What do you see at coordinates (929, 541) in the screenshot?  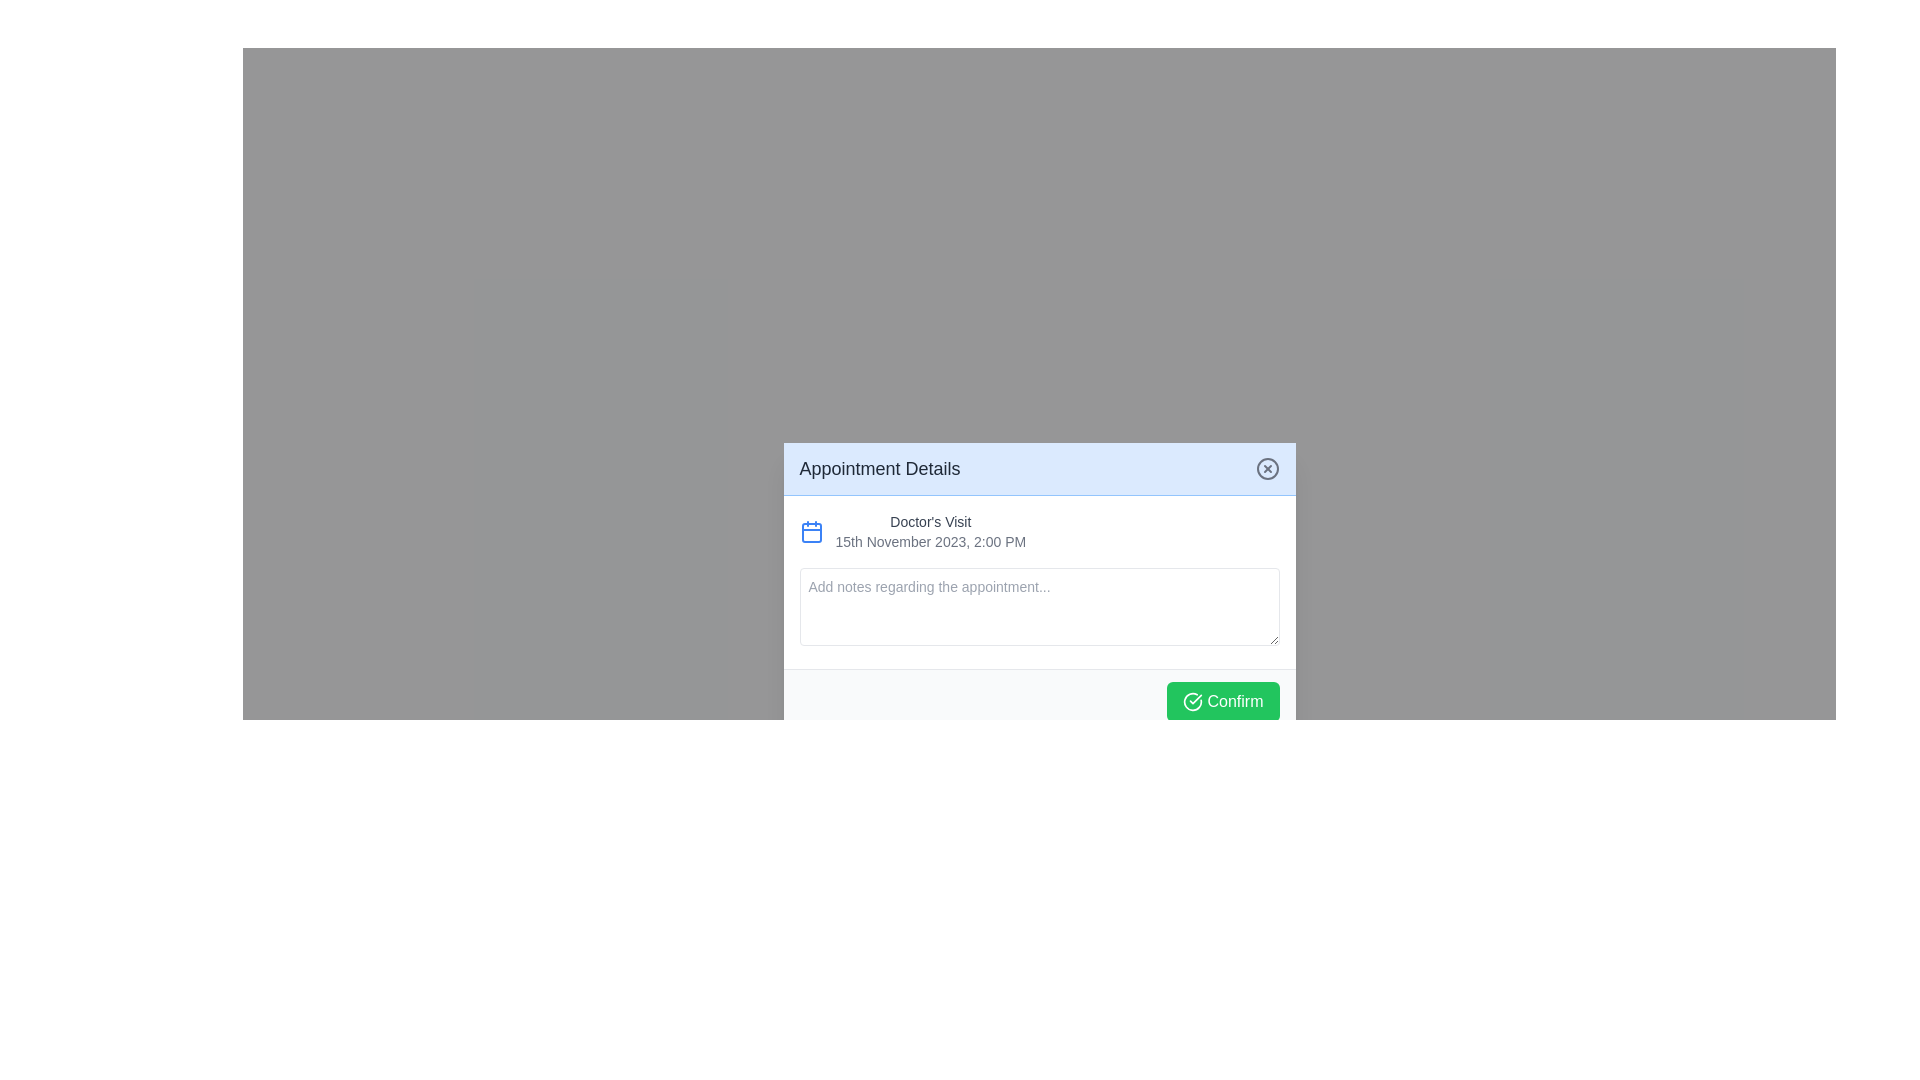 I see `the static timestamp text label that displays the date and time of an event, located below the 'Doctor's Visit' label` at bounding box center [929, 541].